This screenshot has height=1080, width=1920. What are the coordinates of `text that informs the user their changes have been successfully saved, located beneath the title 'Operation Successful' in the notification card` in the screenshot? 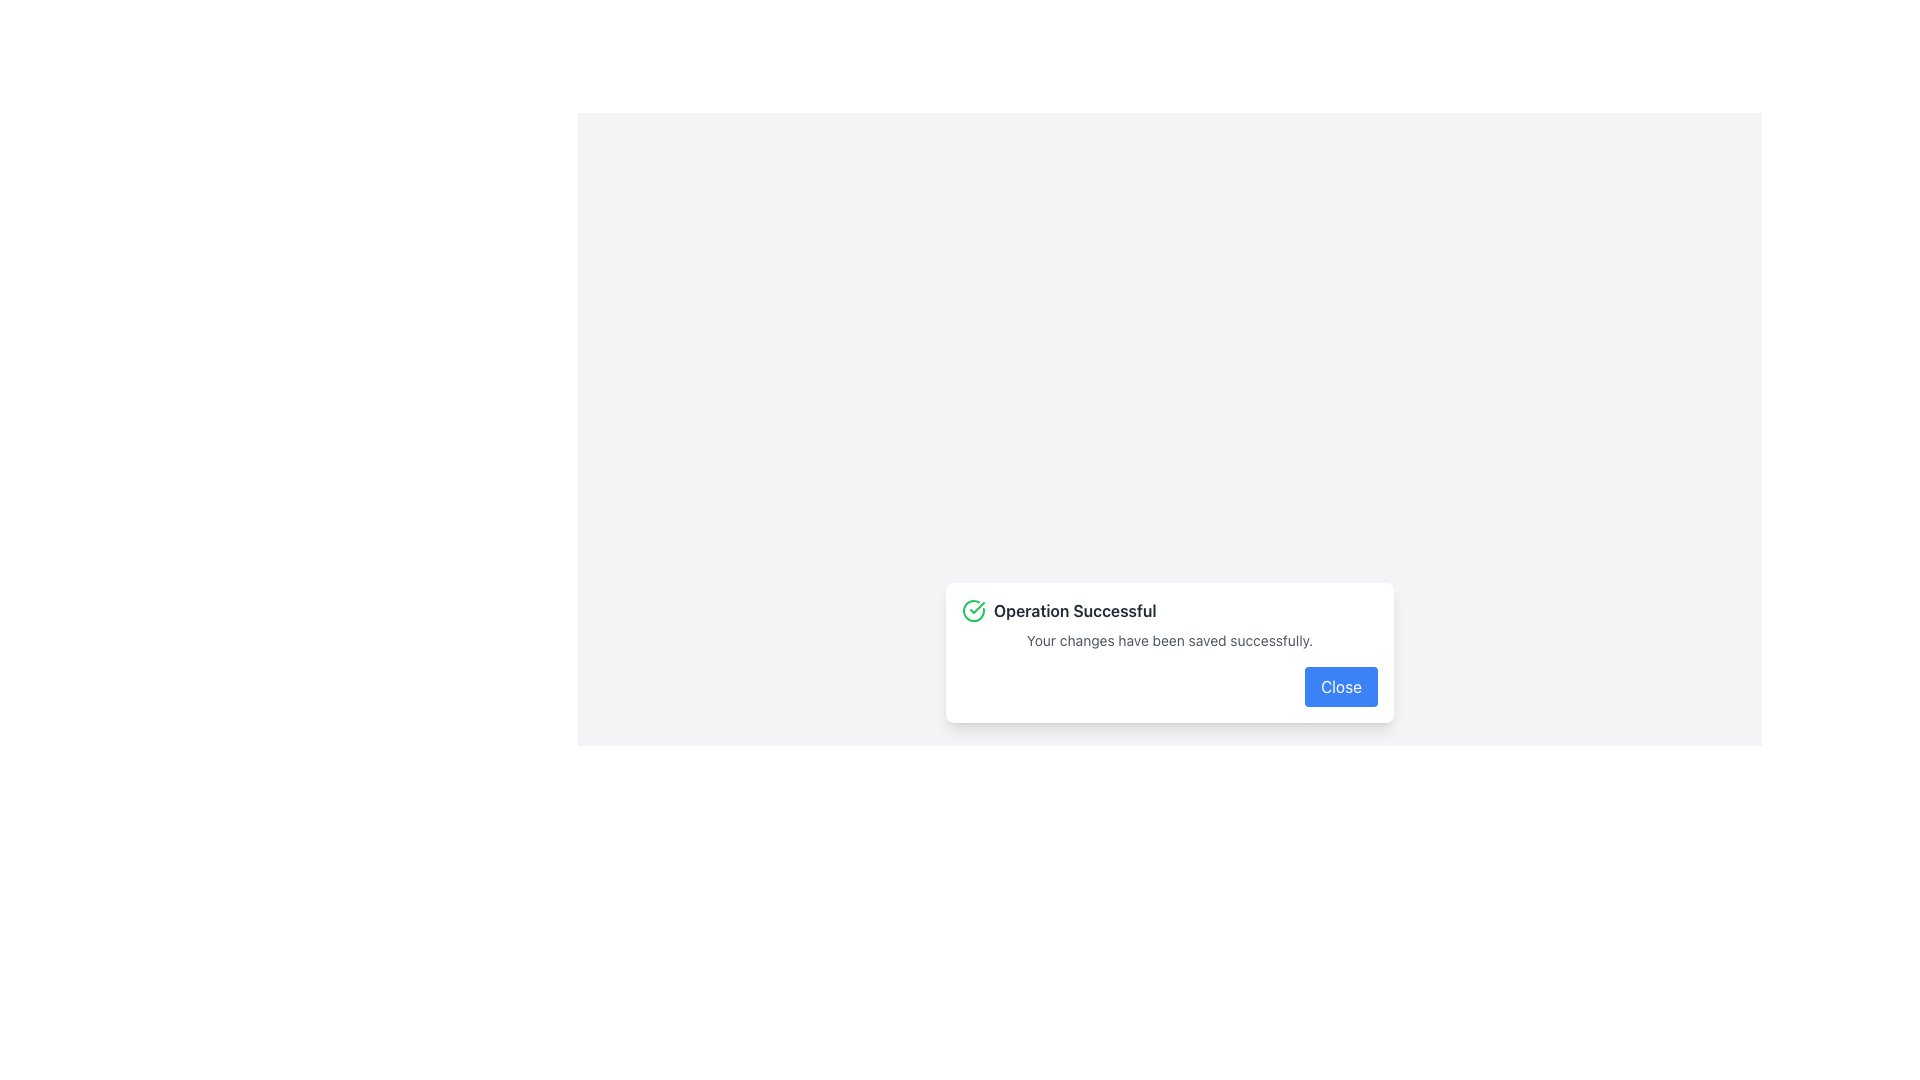 It's located at (1170, 640).